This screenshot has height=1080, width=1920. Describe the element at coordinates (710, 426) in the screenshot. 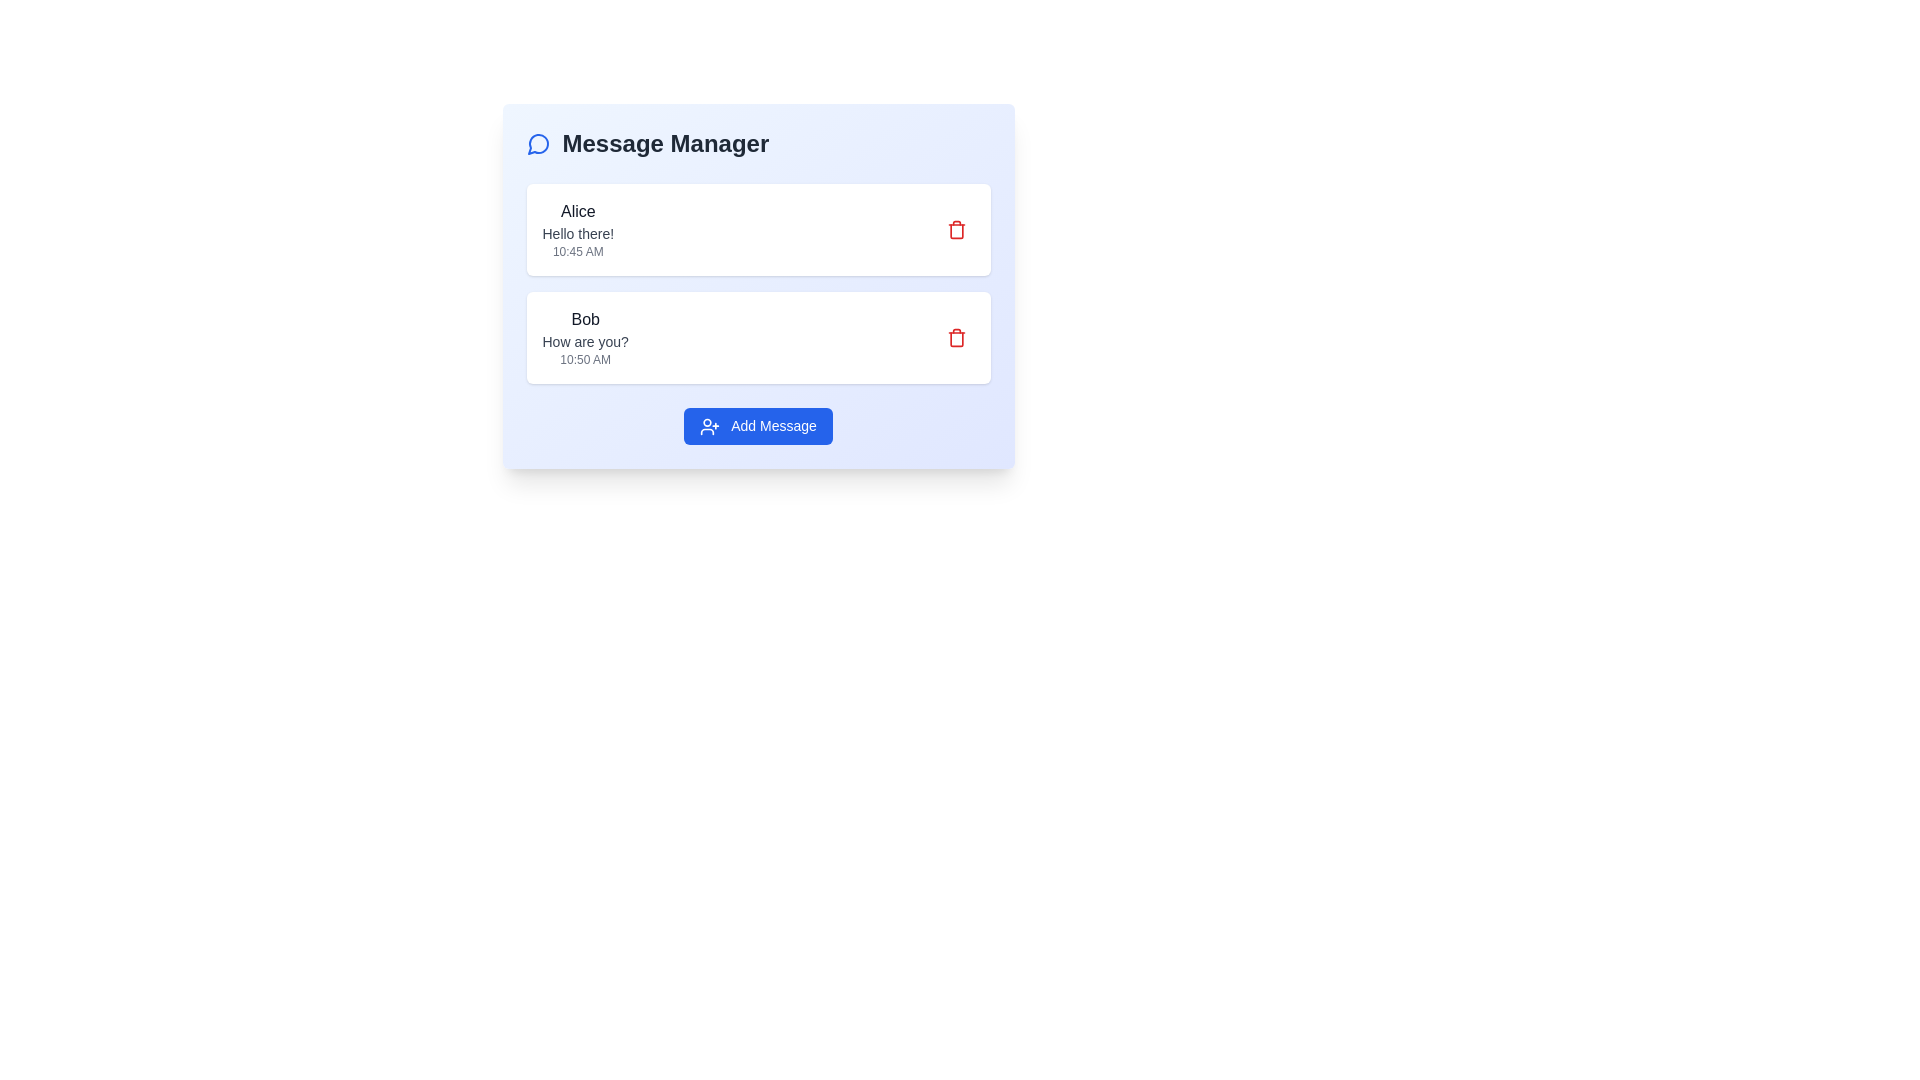

I see `the user icon with a plus sign, which is part of the 'Add Message' button, located in a blue area and positioned to the left of the text label` at that location.